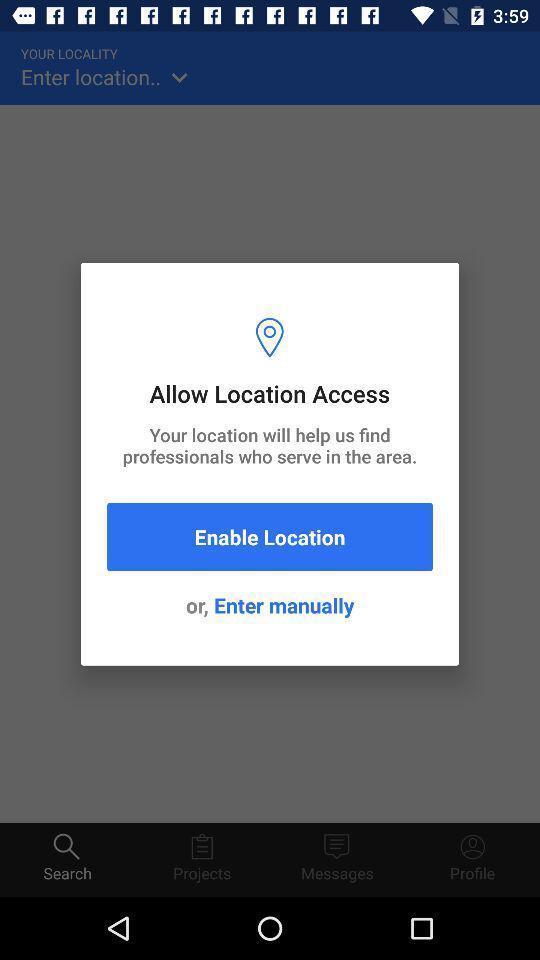 This screenshot has height=960, width=540. What do you see at coordinates (270, 604) in the screenshot?
I see `or, enter manually` at bounding box center [270, 604].